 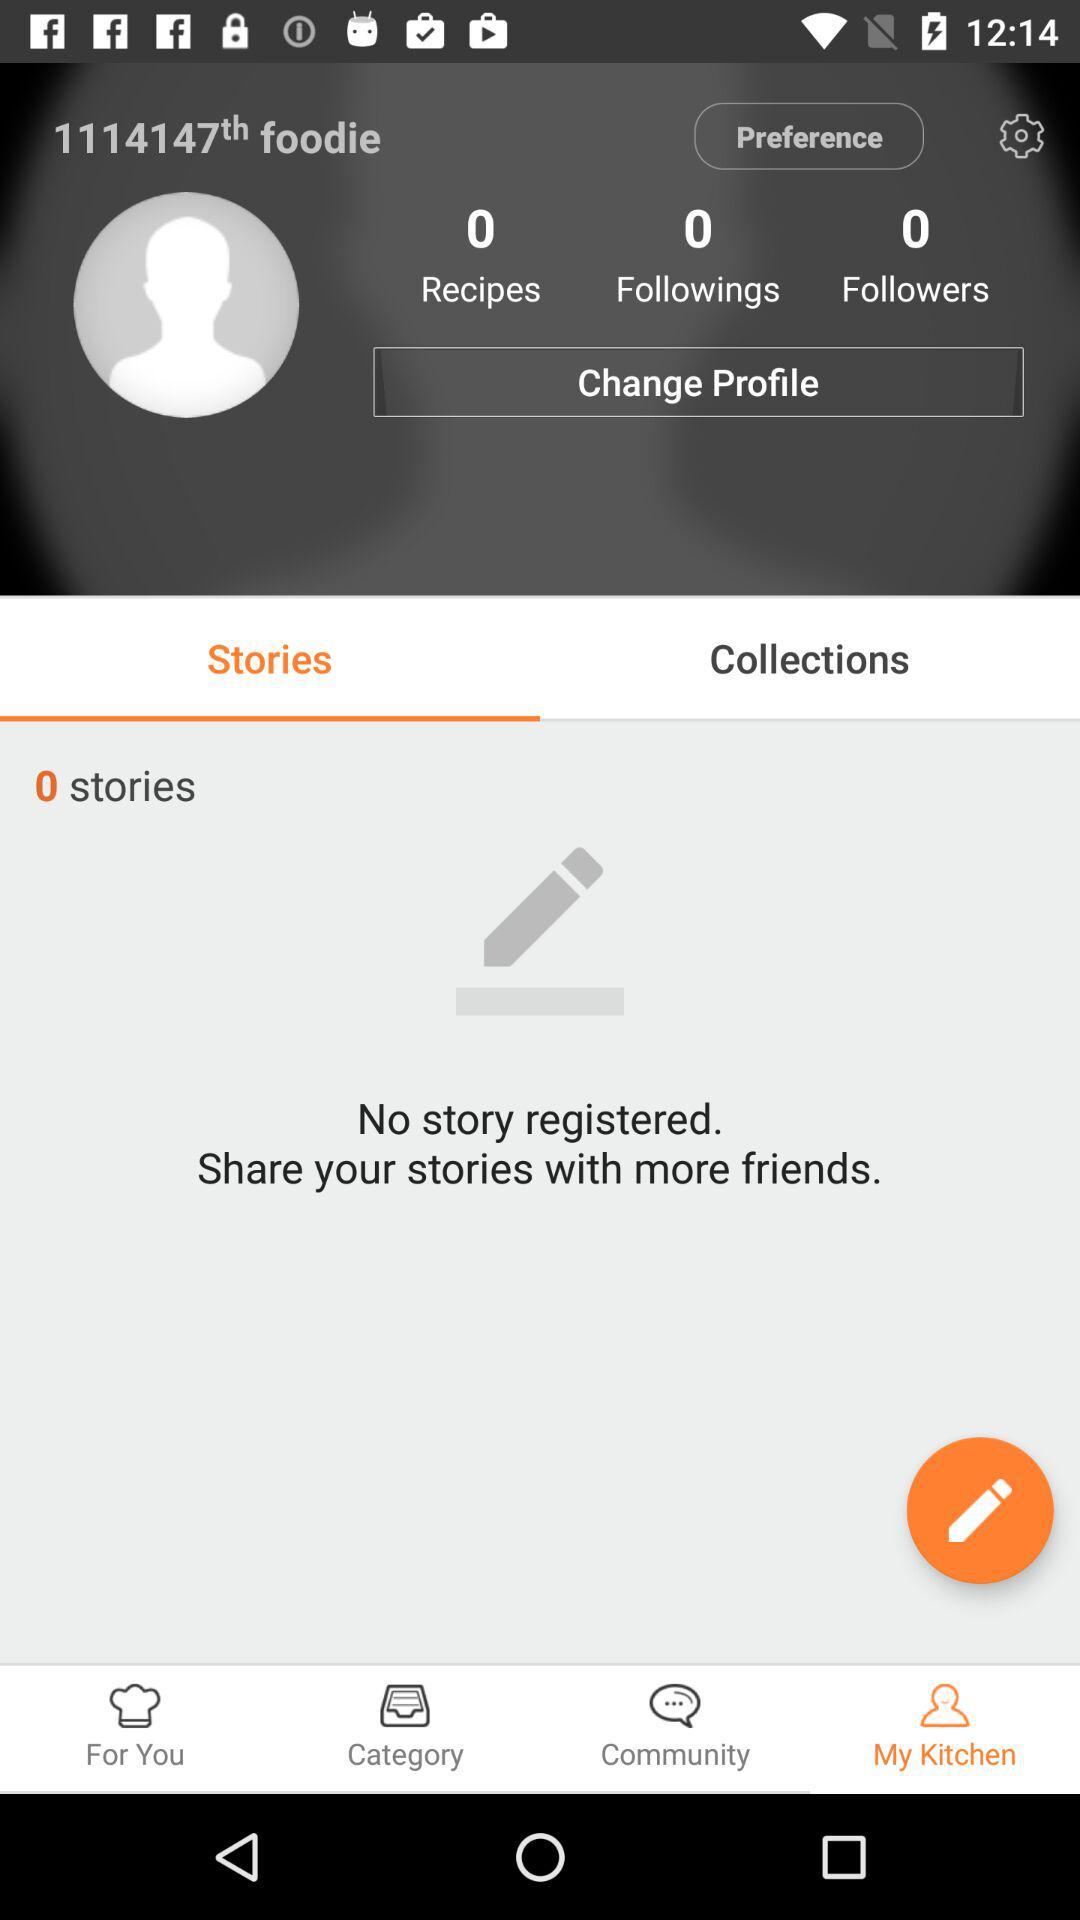 I want to click on icon below recipes icon, so click(x=697, y=382).